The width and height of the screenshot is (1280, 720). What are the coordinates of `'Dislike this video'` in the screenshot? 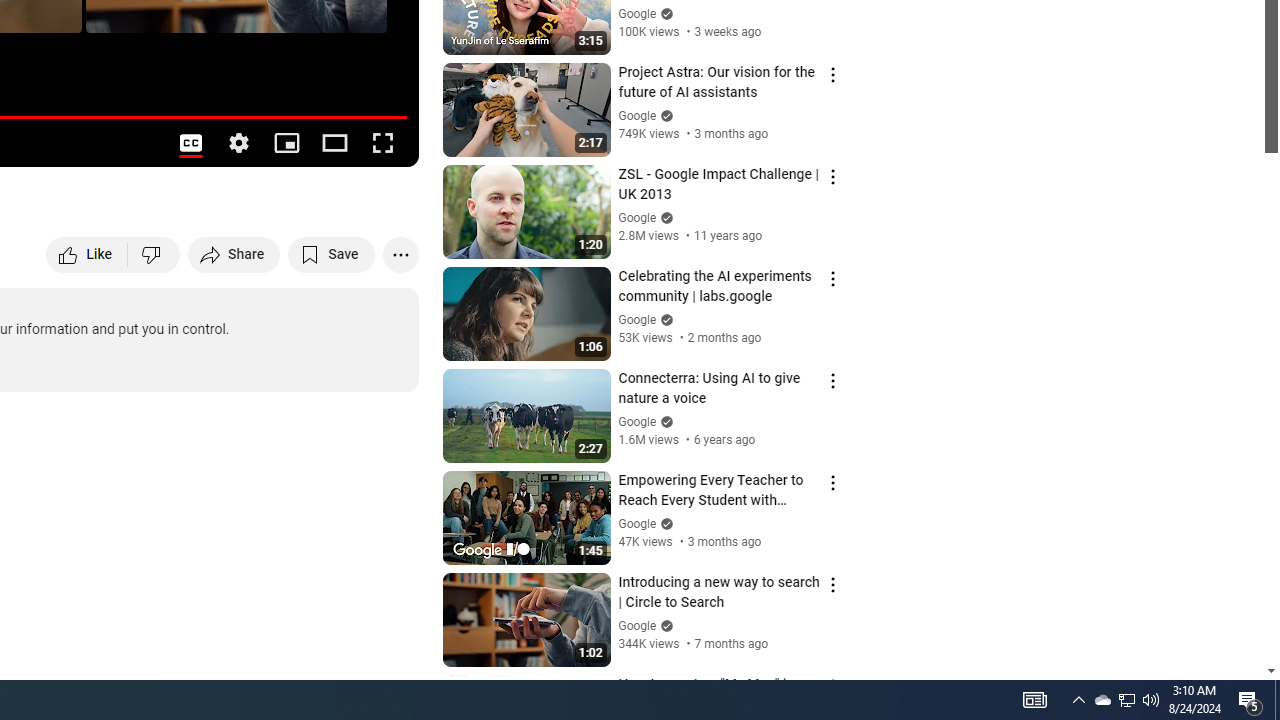 It's located at (153, 253).